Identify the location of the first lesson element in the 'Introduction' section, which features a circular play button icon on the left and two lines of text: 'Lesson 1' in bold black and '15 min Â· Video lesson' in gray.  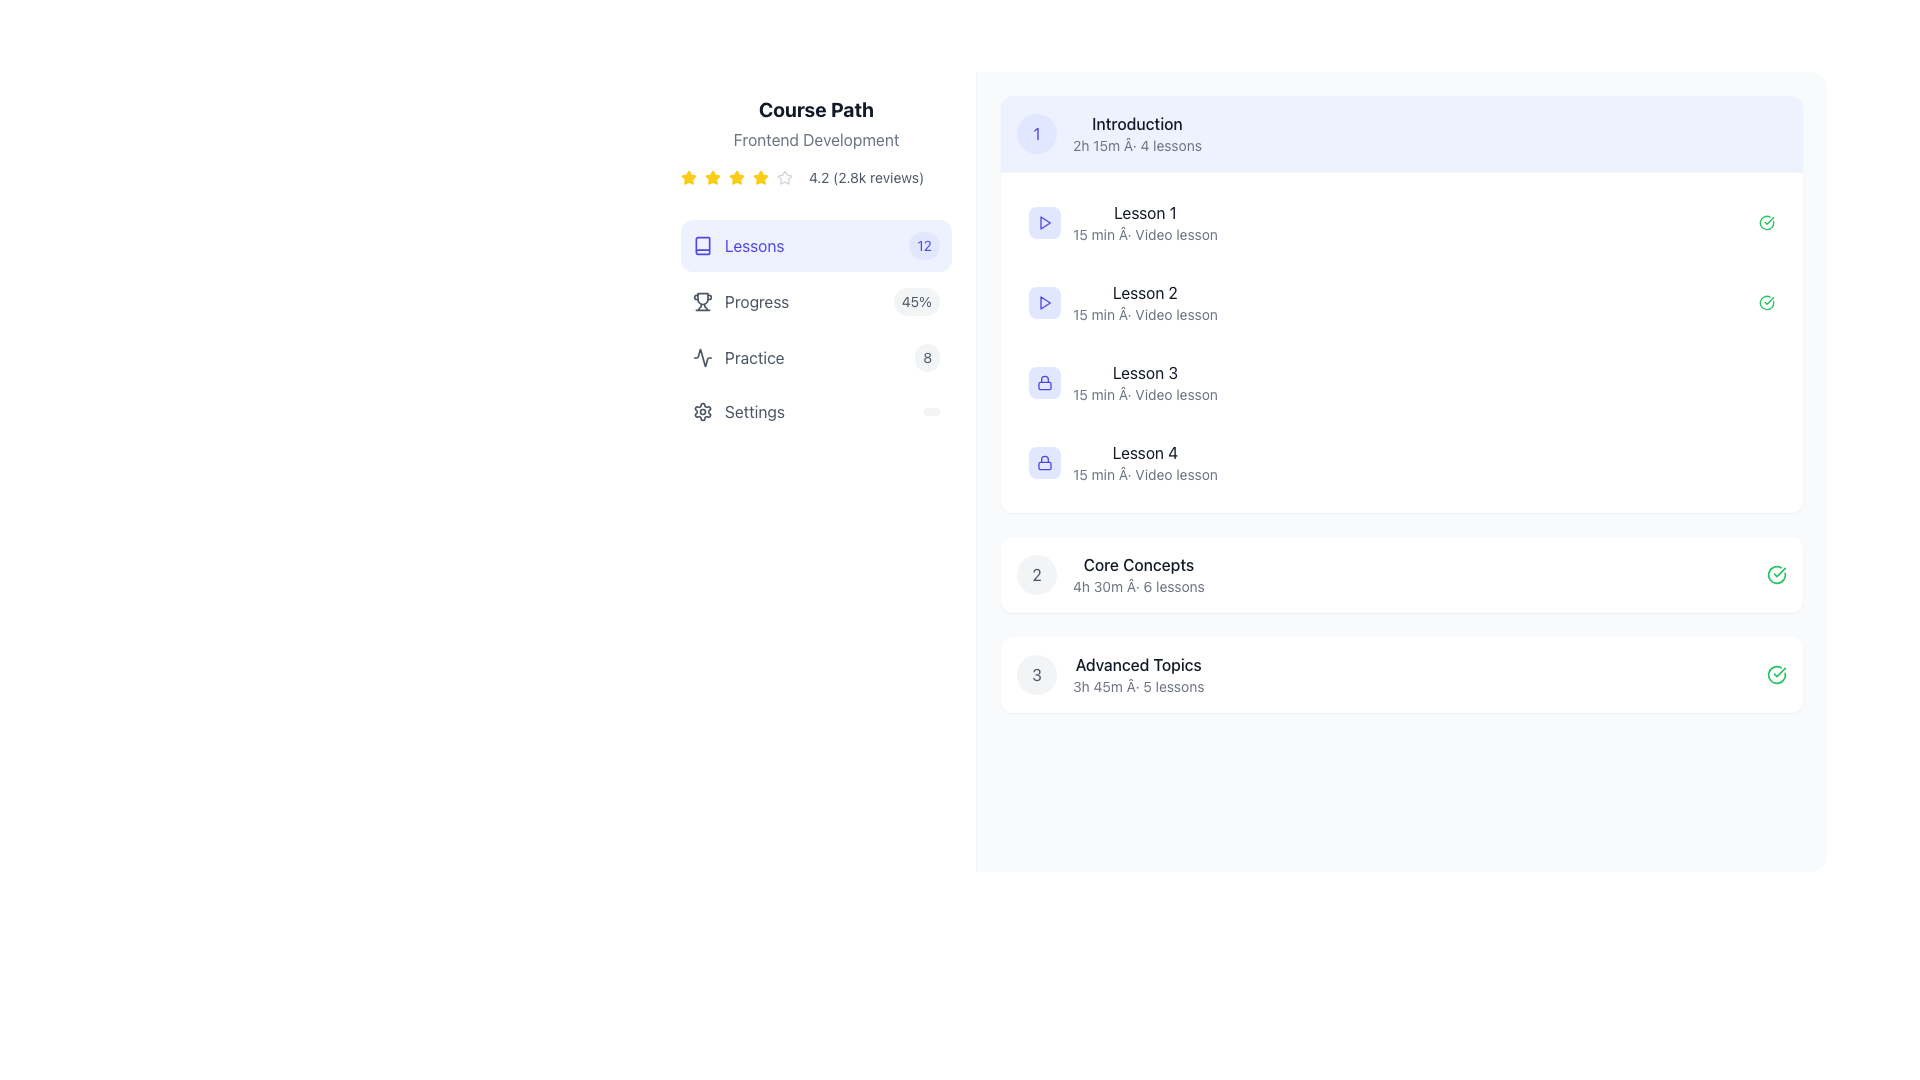
(1123, 223).